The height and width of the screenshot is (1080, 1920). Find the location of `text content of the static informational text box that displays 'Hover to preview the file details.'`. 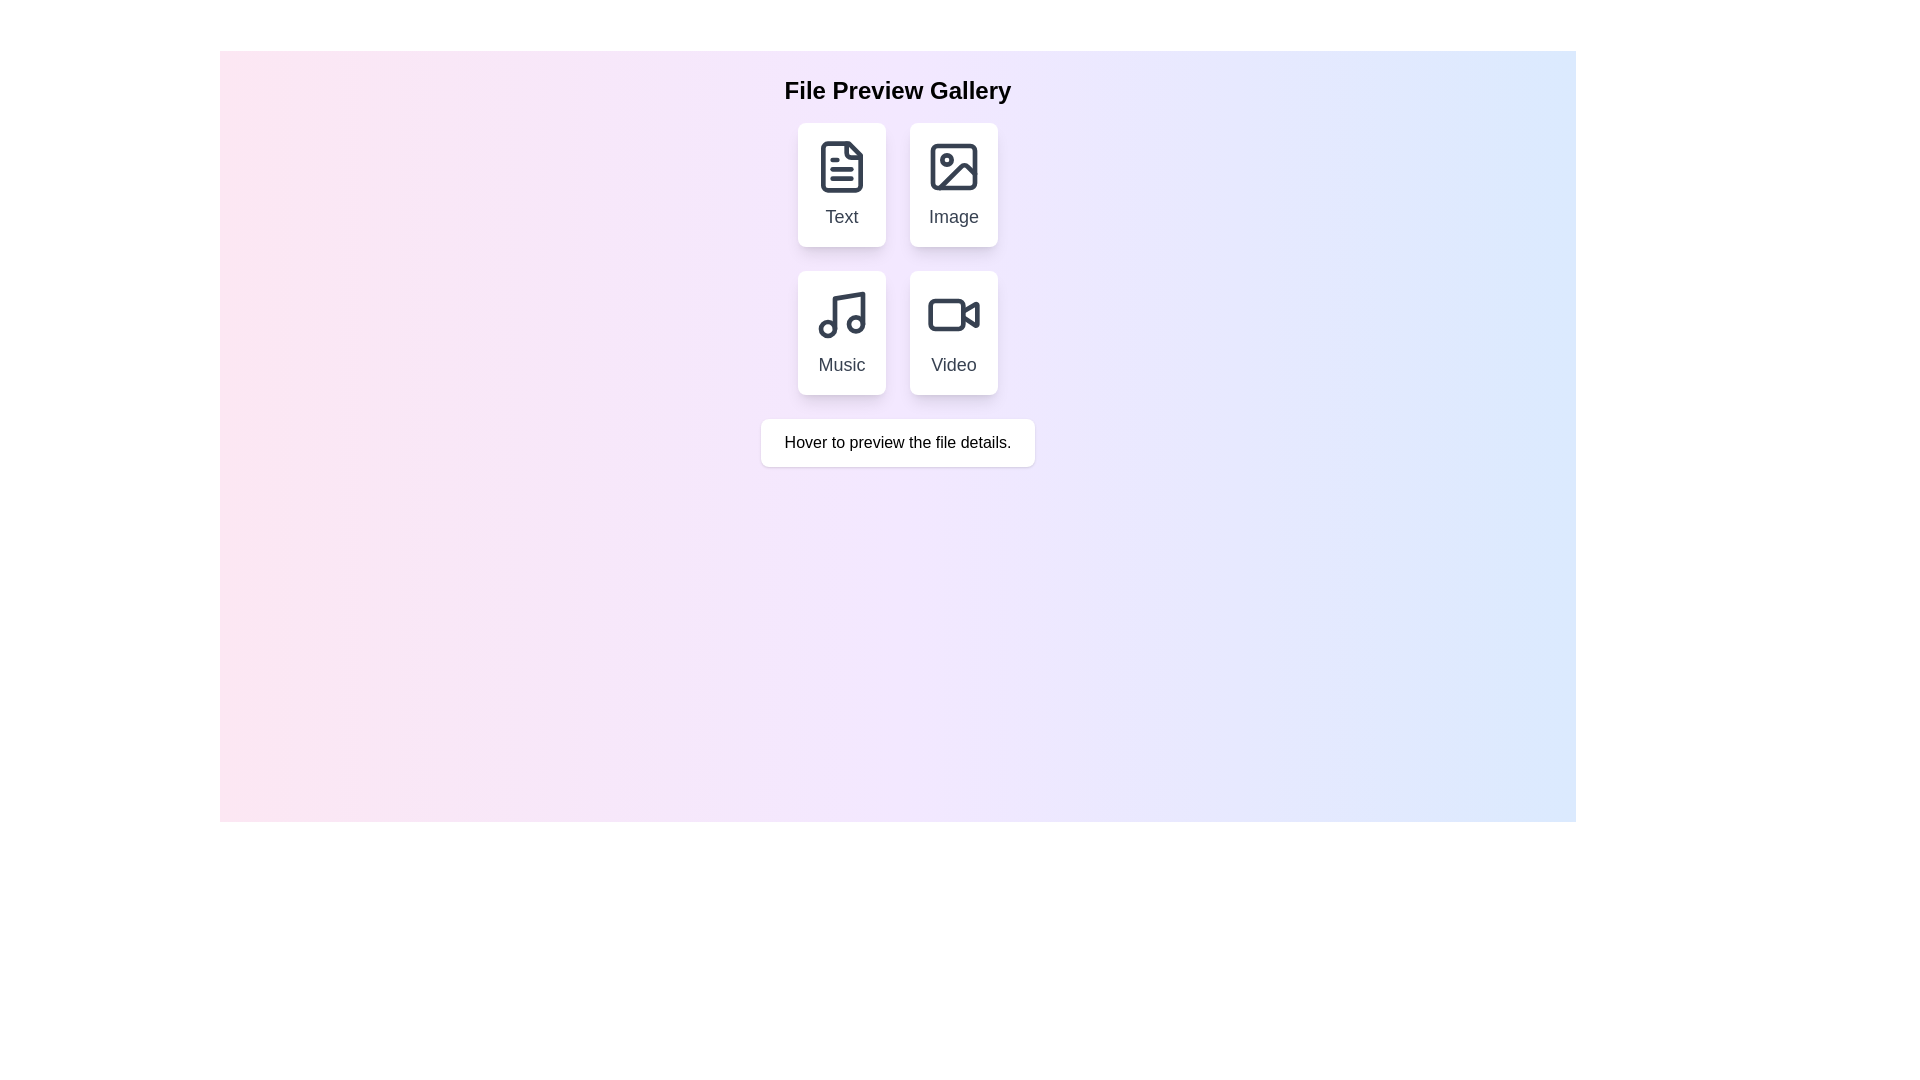

text content of the static informational text box that displays 'Hover to preview the file details.' is located at coordinates (896, 442).